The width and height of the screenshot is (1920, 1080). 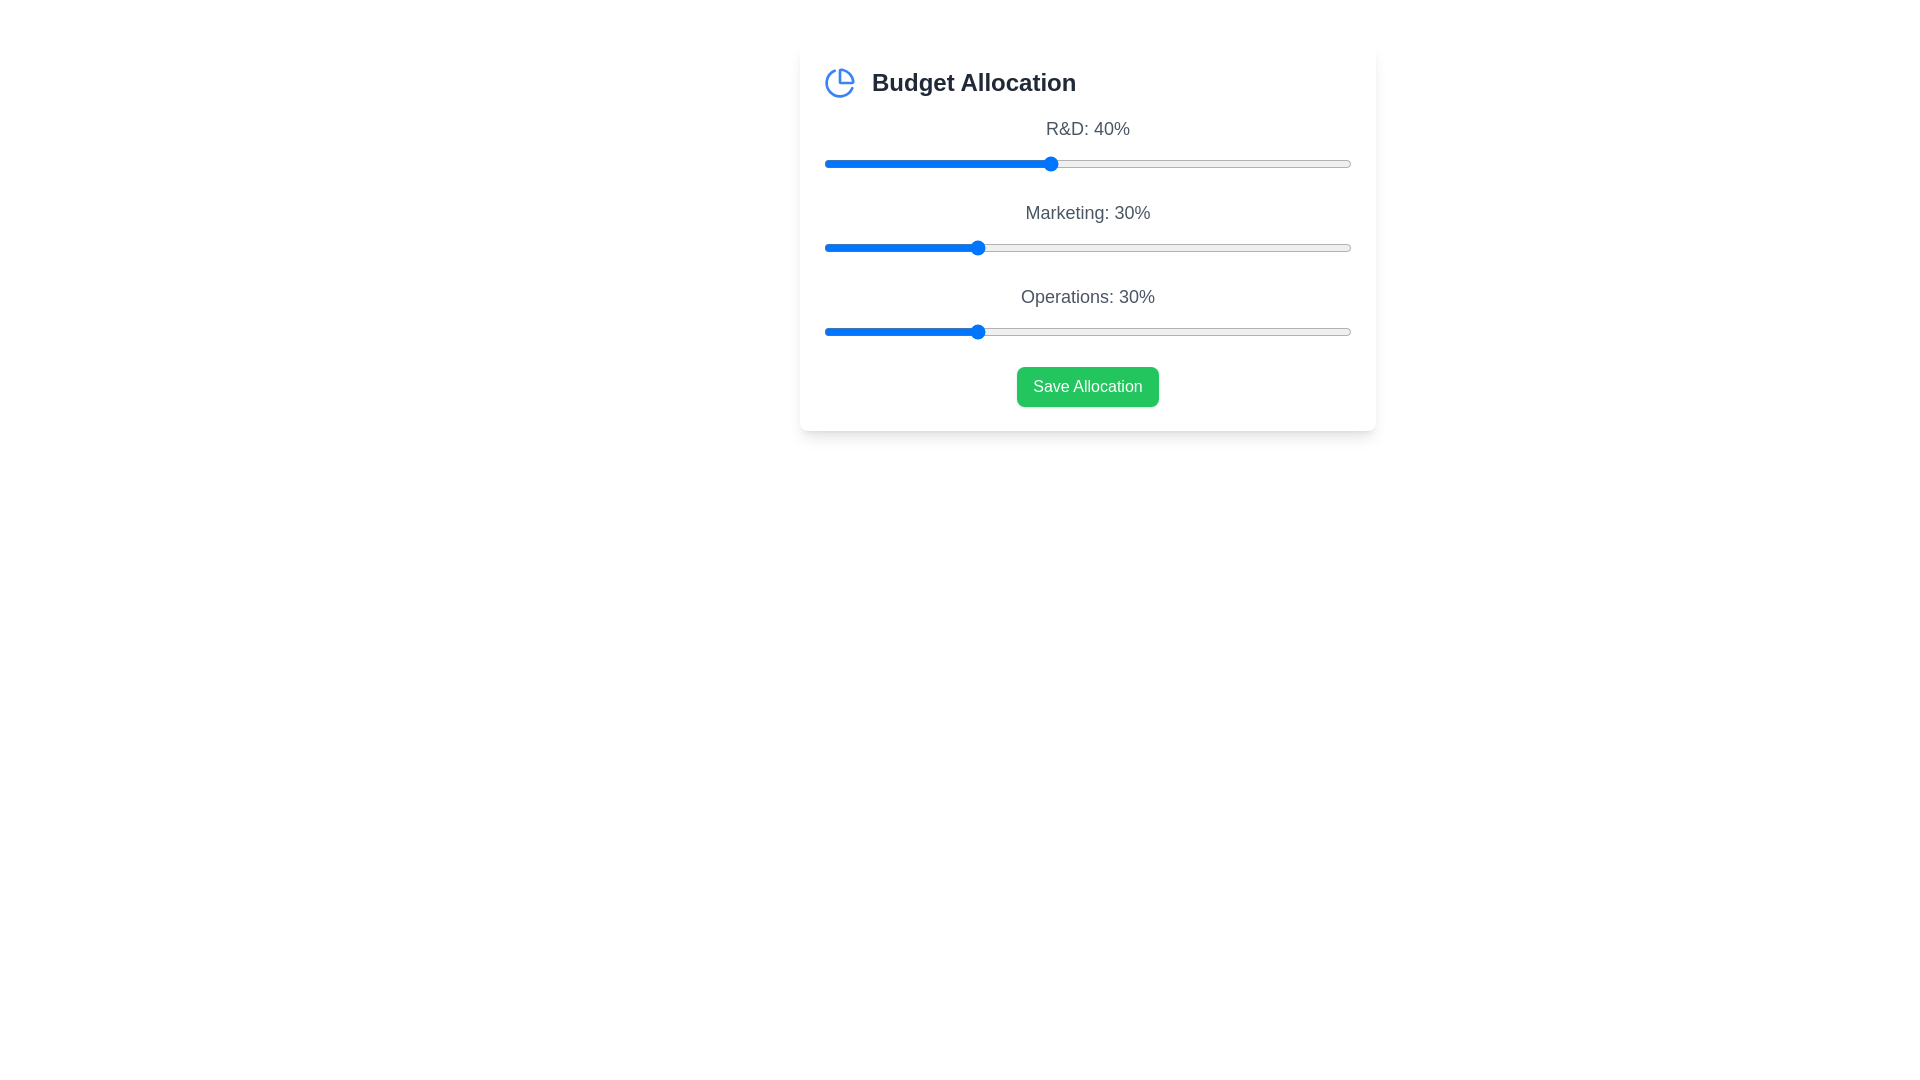 What do you see at coordinates (1133, 330) in the screenshot?
I see `the 'Operations' slider to 51%` at bounding box center [1133, 330].